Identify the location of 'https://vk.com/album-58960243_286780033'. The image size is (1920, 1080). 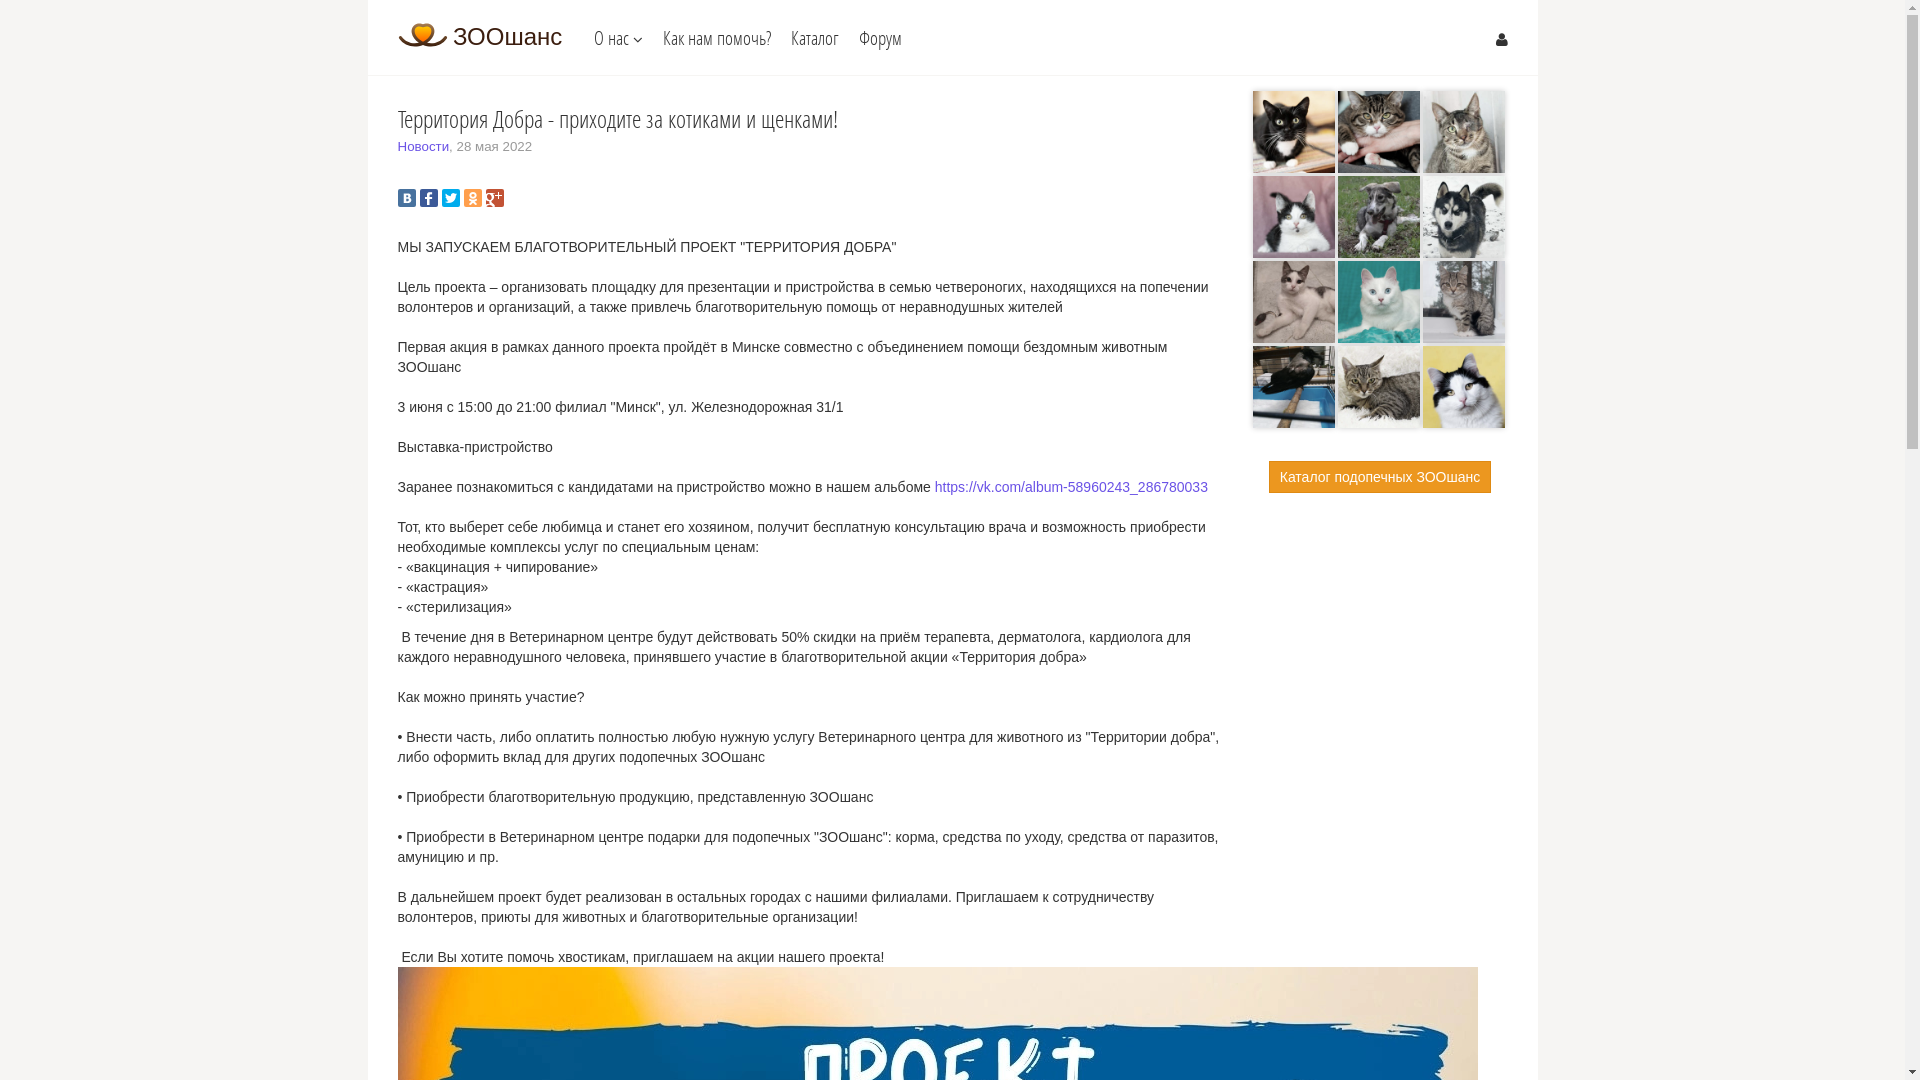
(1070, 486).